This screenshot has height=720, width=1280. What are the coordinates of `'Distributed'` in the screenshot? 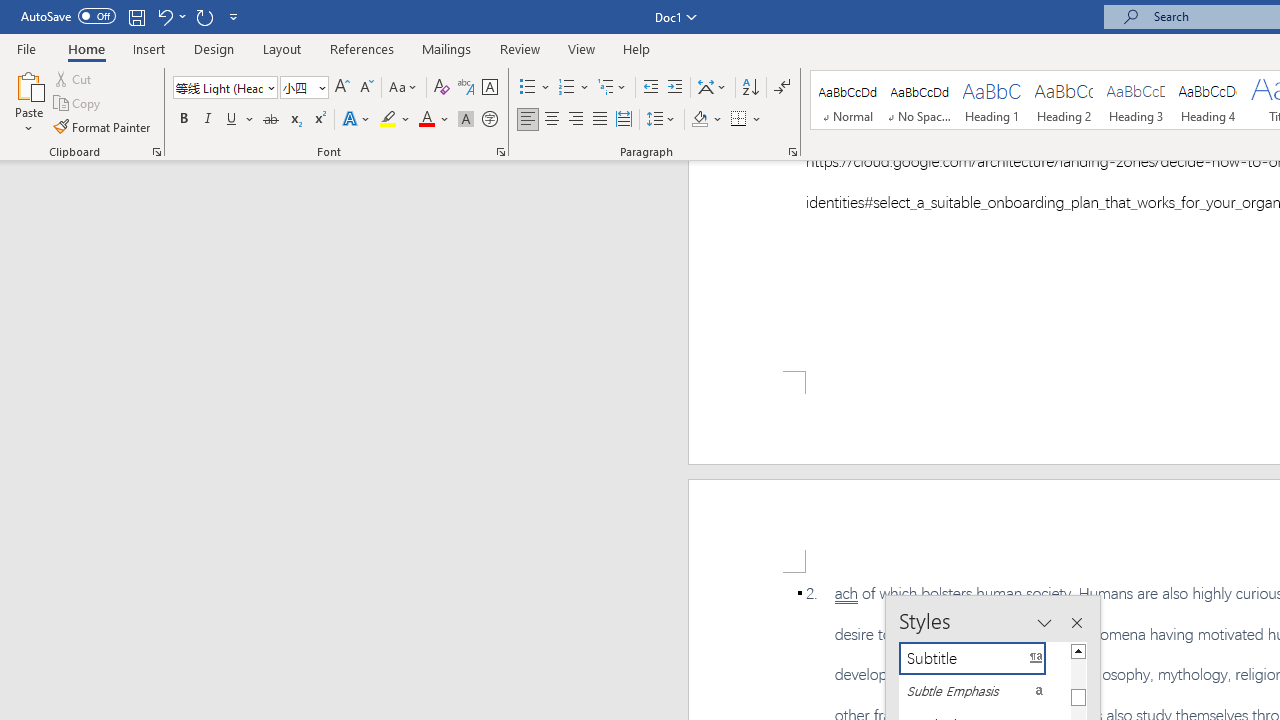 It's located at (623, 119).